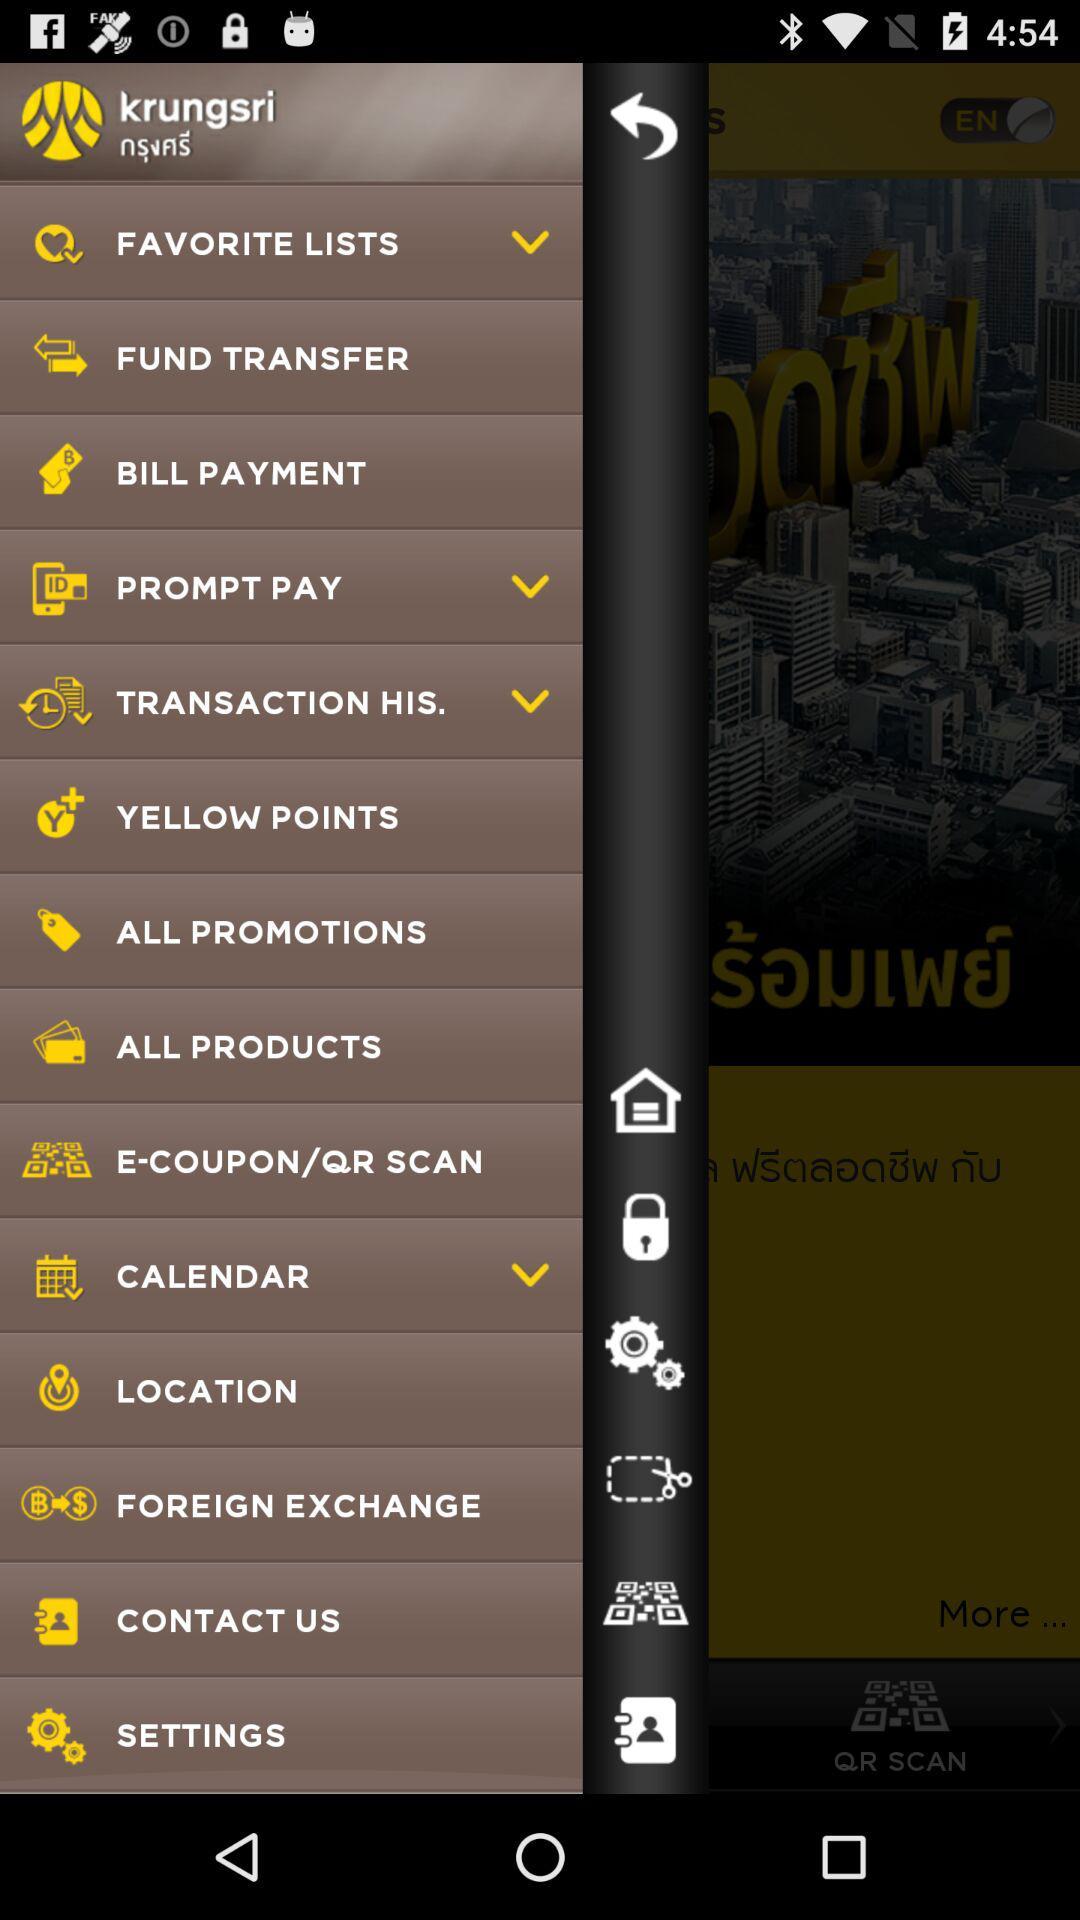 Image resolution: width=1080 pixels, height=1920 pixels. I want to click on item next to foreign exchange item, so click(645, 1604).